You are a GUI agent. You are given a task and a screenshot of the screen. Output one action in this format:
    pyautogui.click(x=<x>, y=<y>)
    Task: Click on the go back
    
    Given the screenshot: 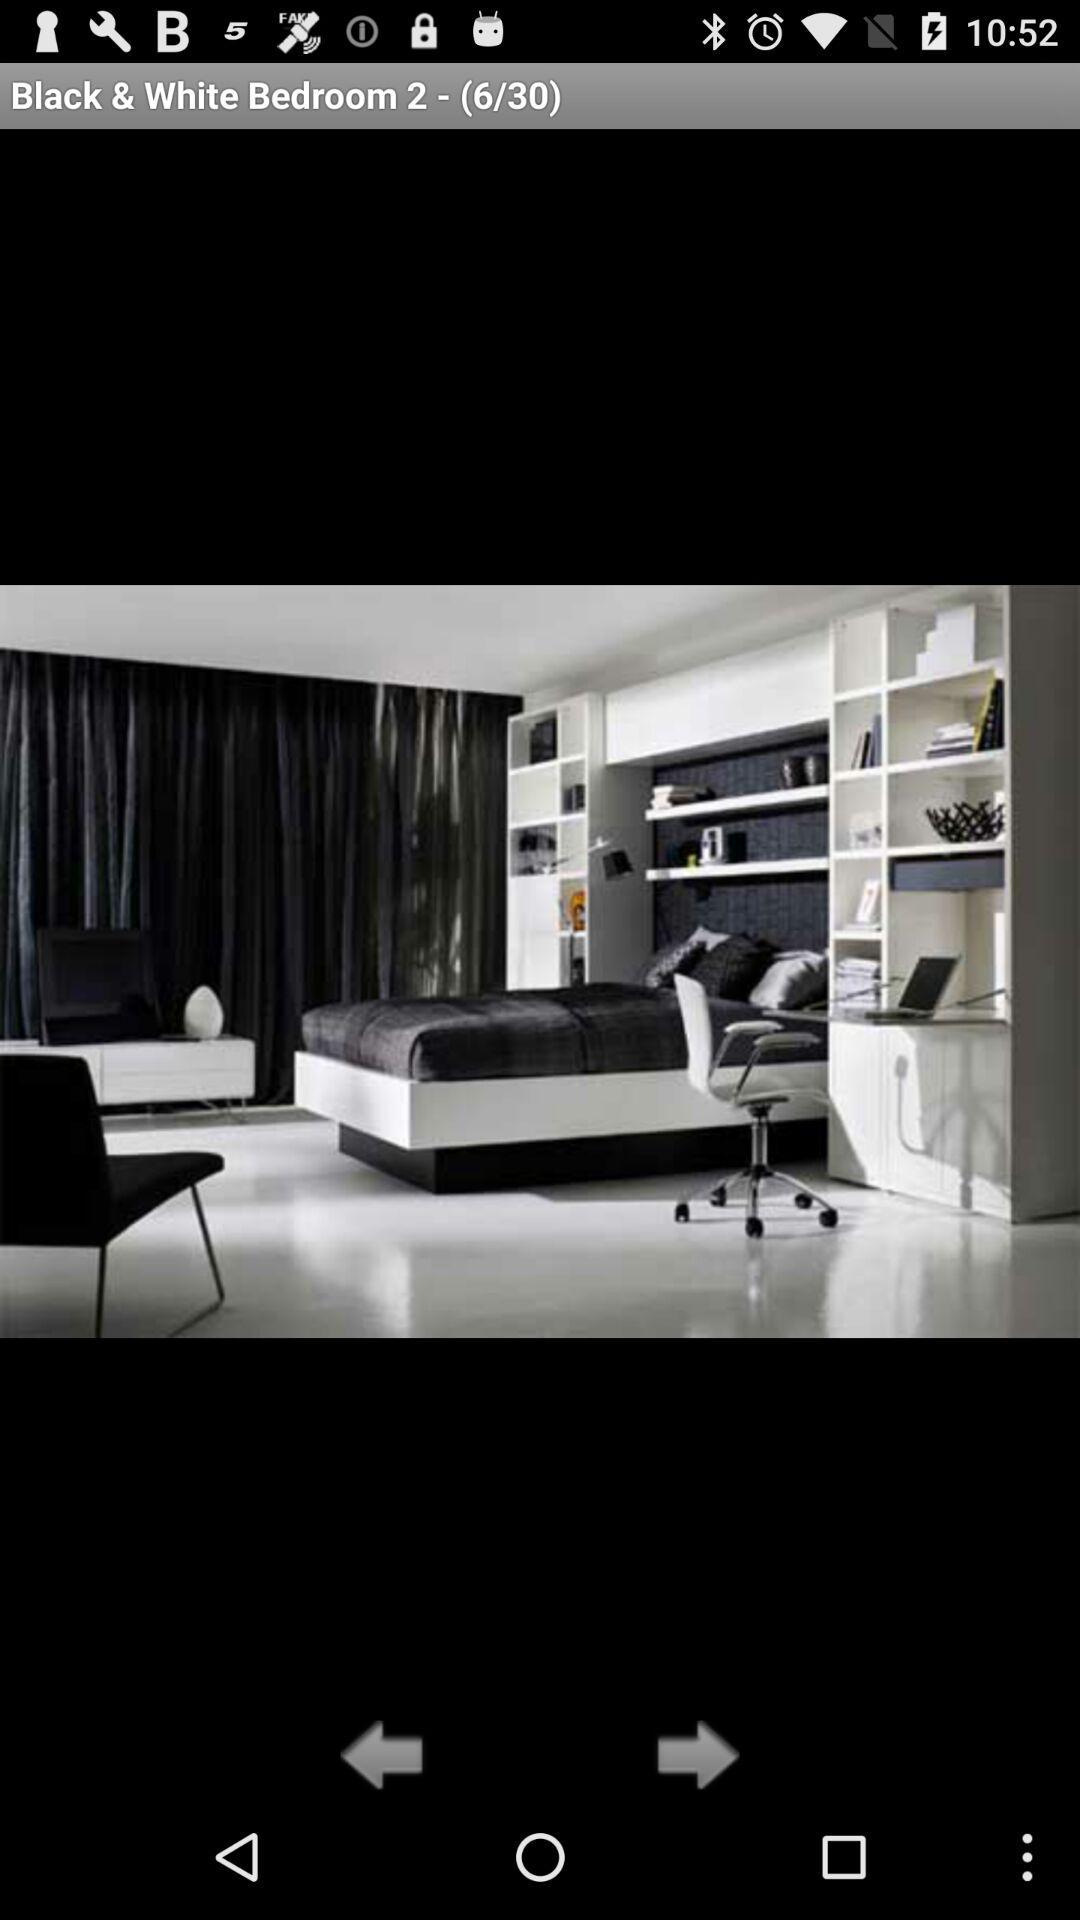 What is the action you would take?
    pyautogui.click(x=387, y=1756)
    